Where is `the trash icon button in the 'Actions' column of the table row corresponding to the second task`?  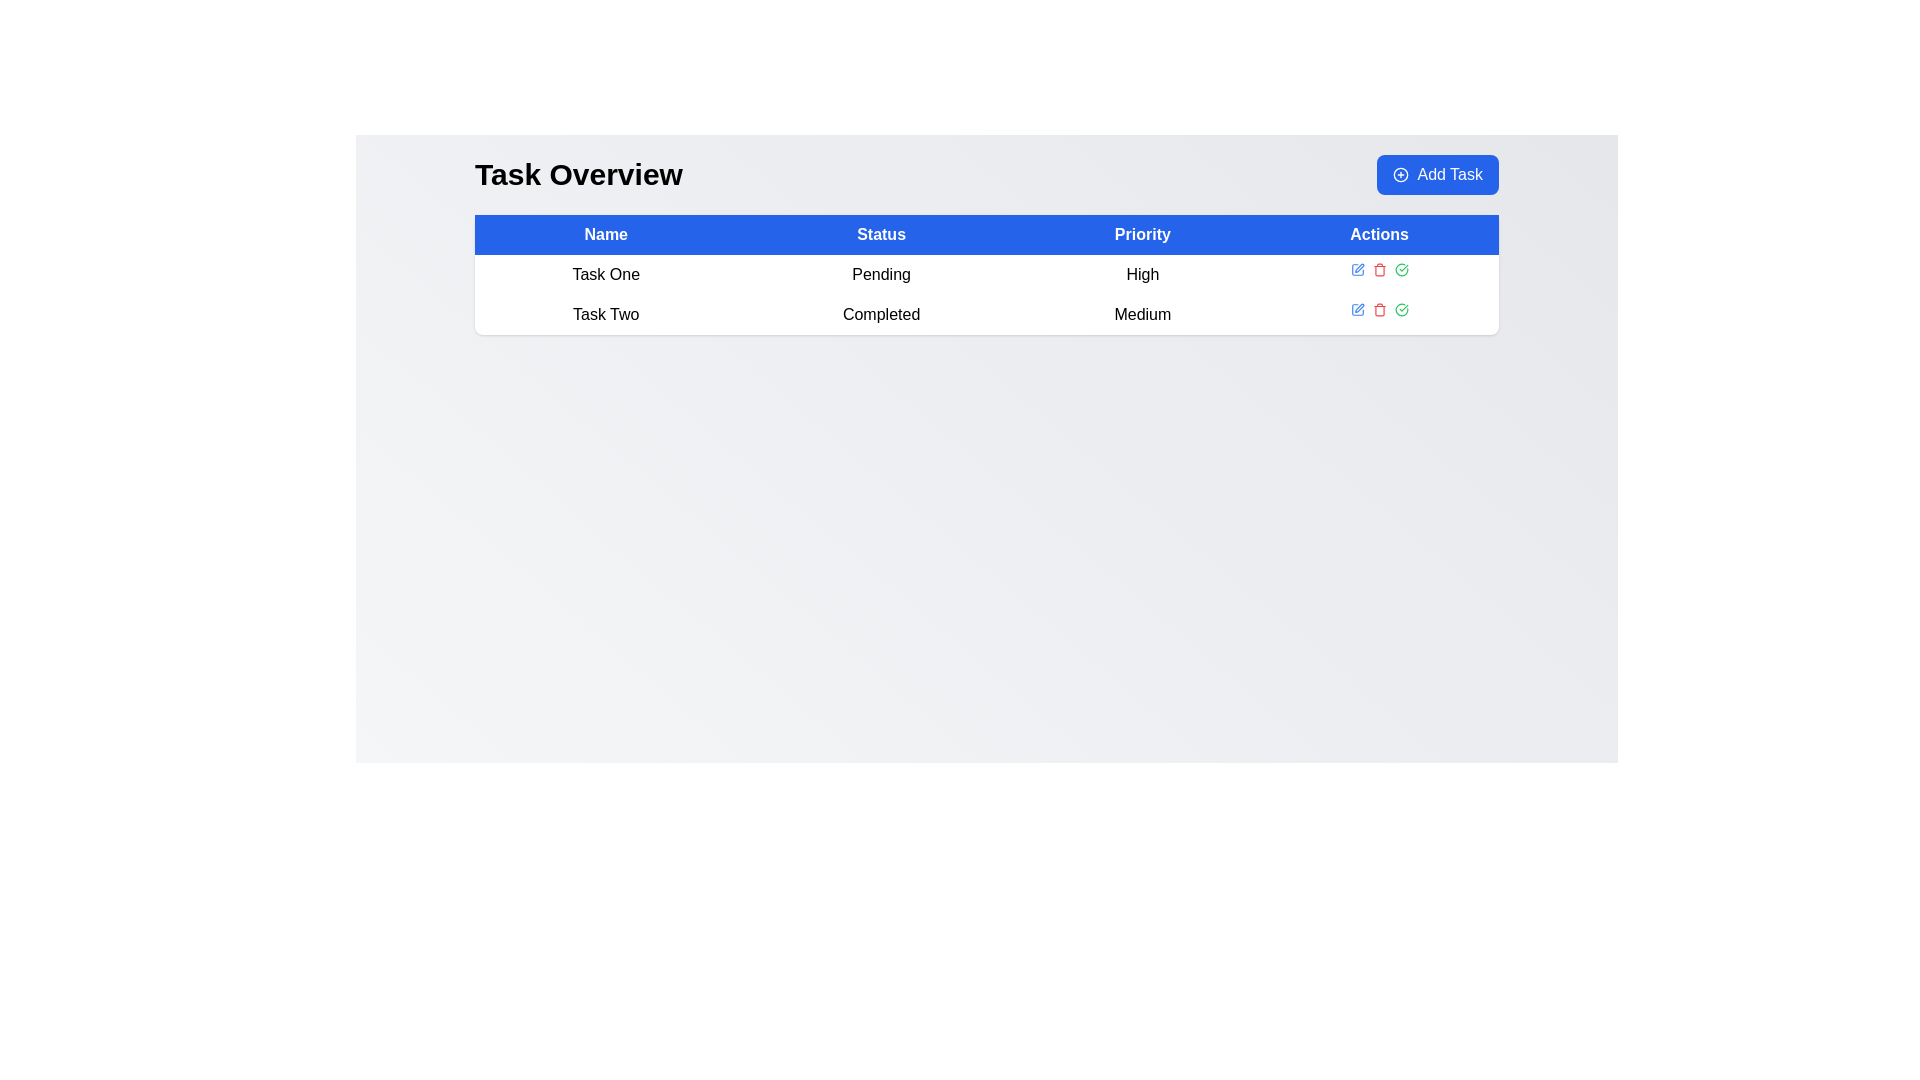 the trash icon button in the 'Actions' column of the table row corresponding to the second task is located at coordinates (1378, 309).